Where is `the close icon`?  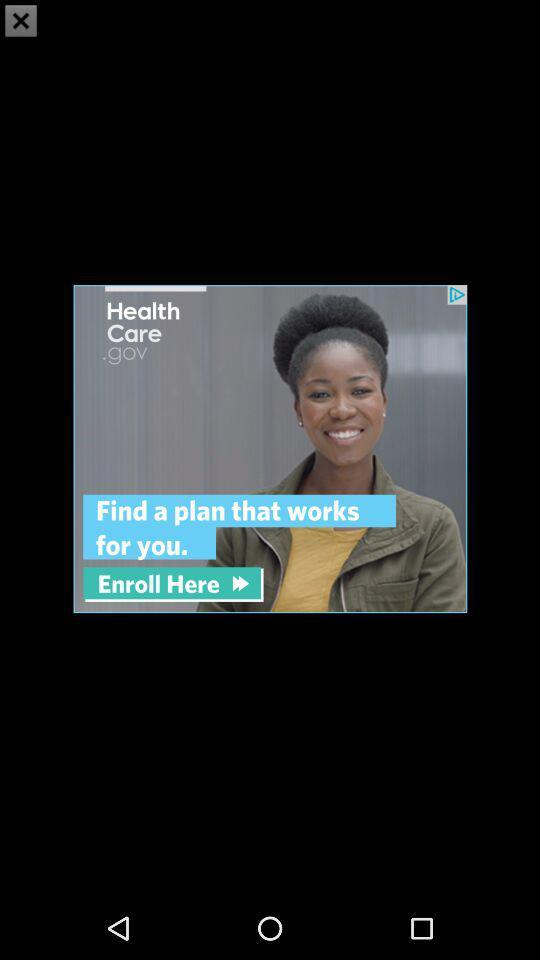
the close icon is located at coordinates (20, 21).